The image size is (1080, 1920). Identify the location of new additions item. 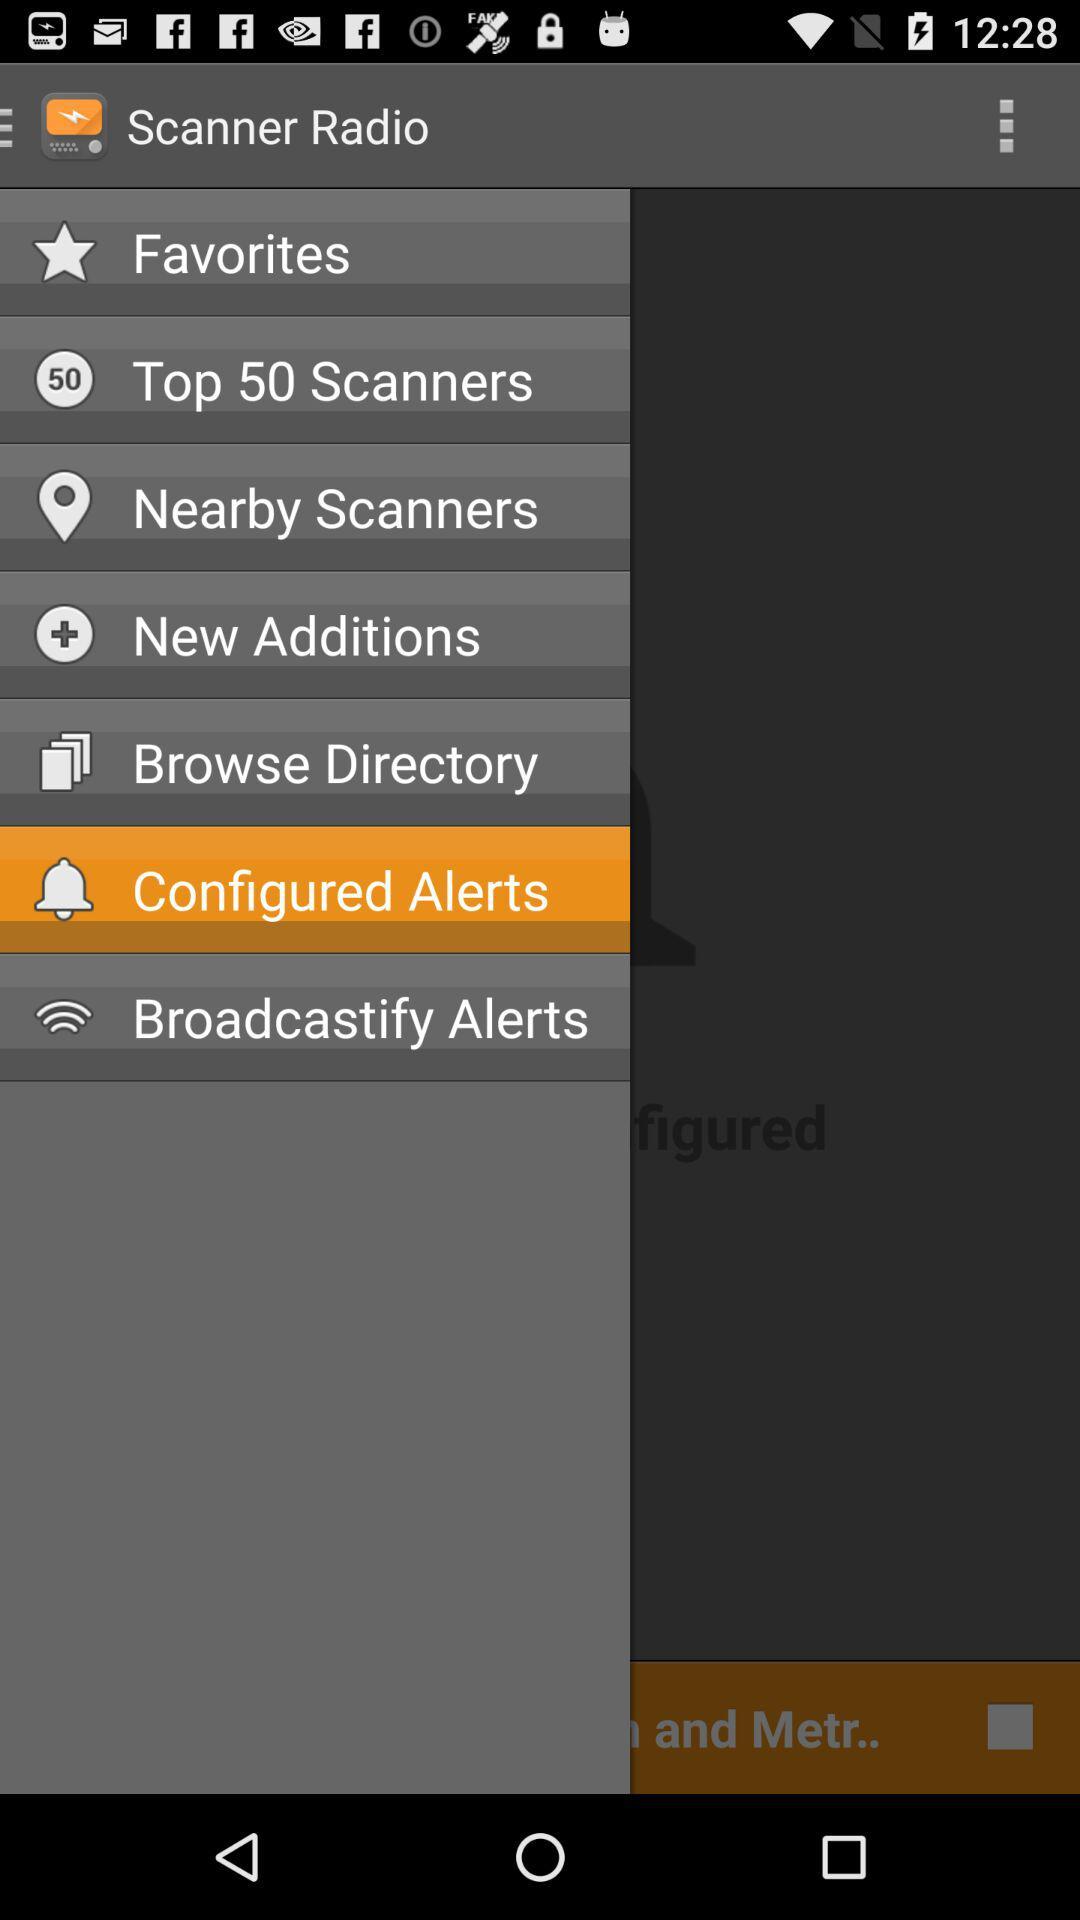
(365, 633).